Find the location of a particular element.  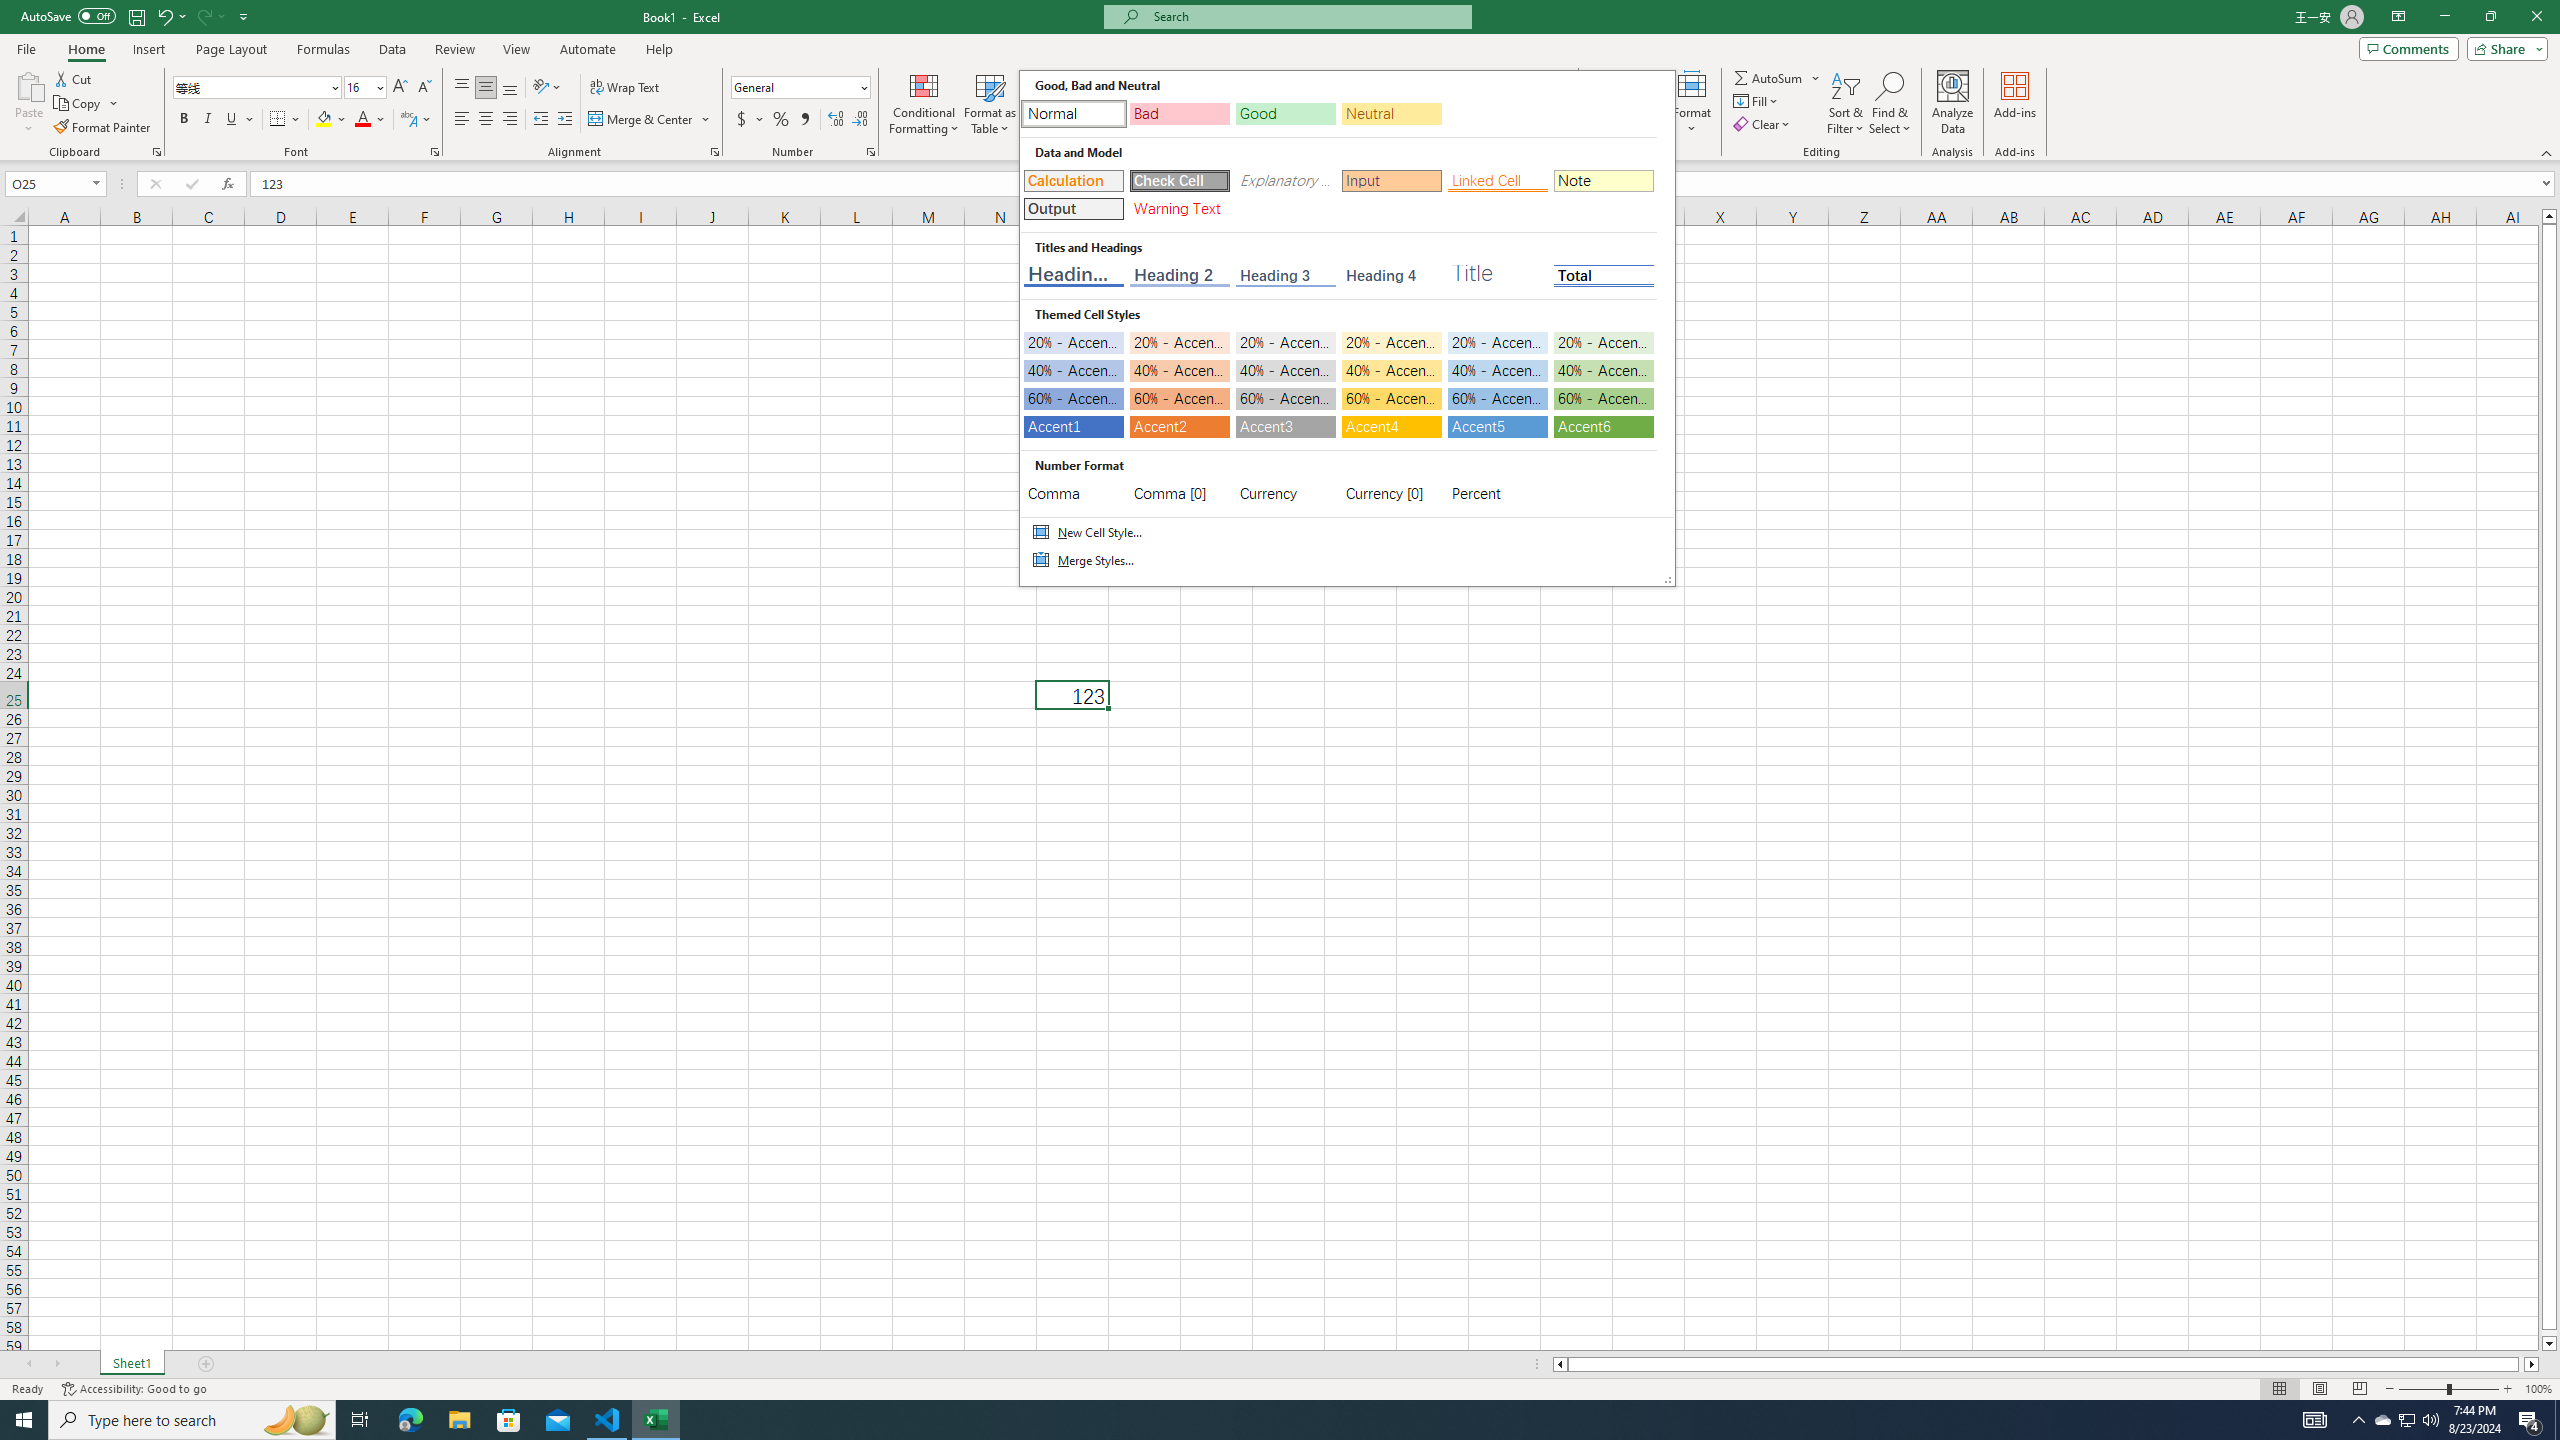

'Format Cell Font' is located at coordinates (435, 150).